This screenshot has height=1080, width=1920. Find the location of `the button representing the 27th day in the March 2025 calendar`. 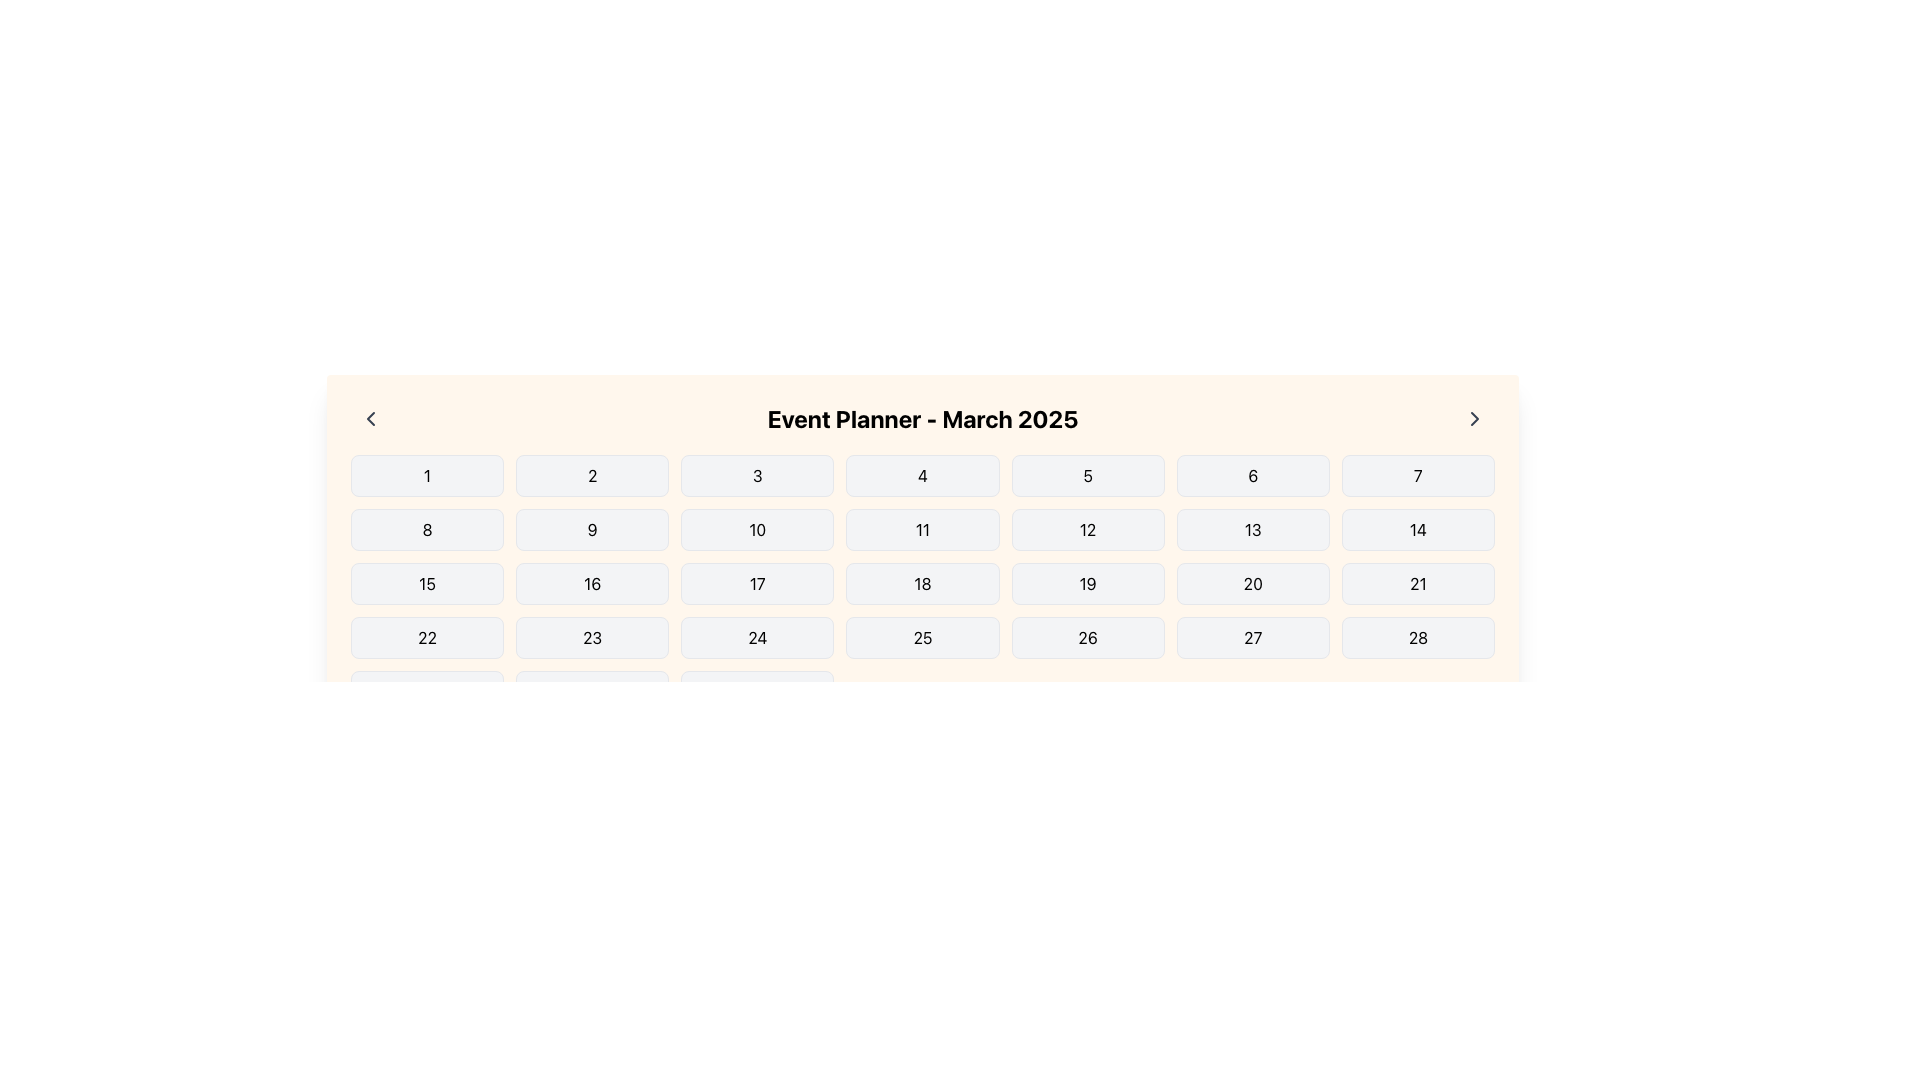

the button representing the 27th day in the March 2025 calendar is located at coordinates (1252, 637).